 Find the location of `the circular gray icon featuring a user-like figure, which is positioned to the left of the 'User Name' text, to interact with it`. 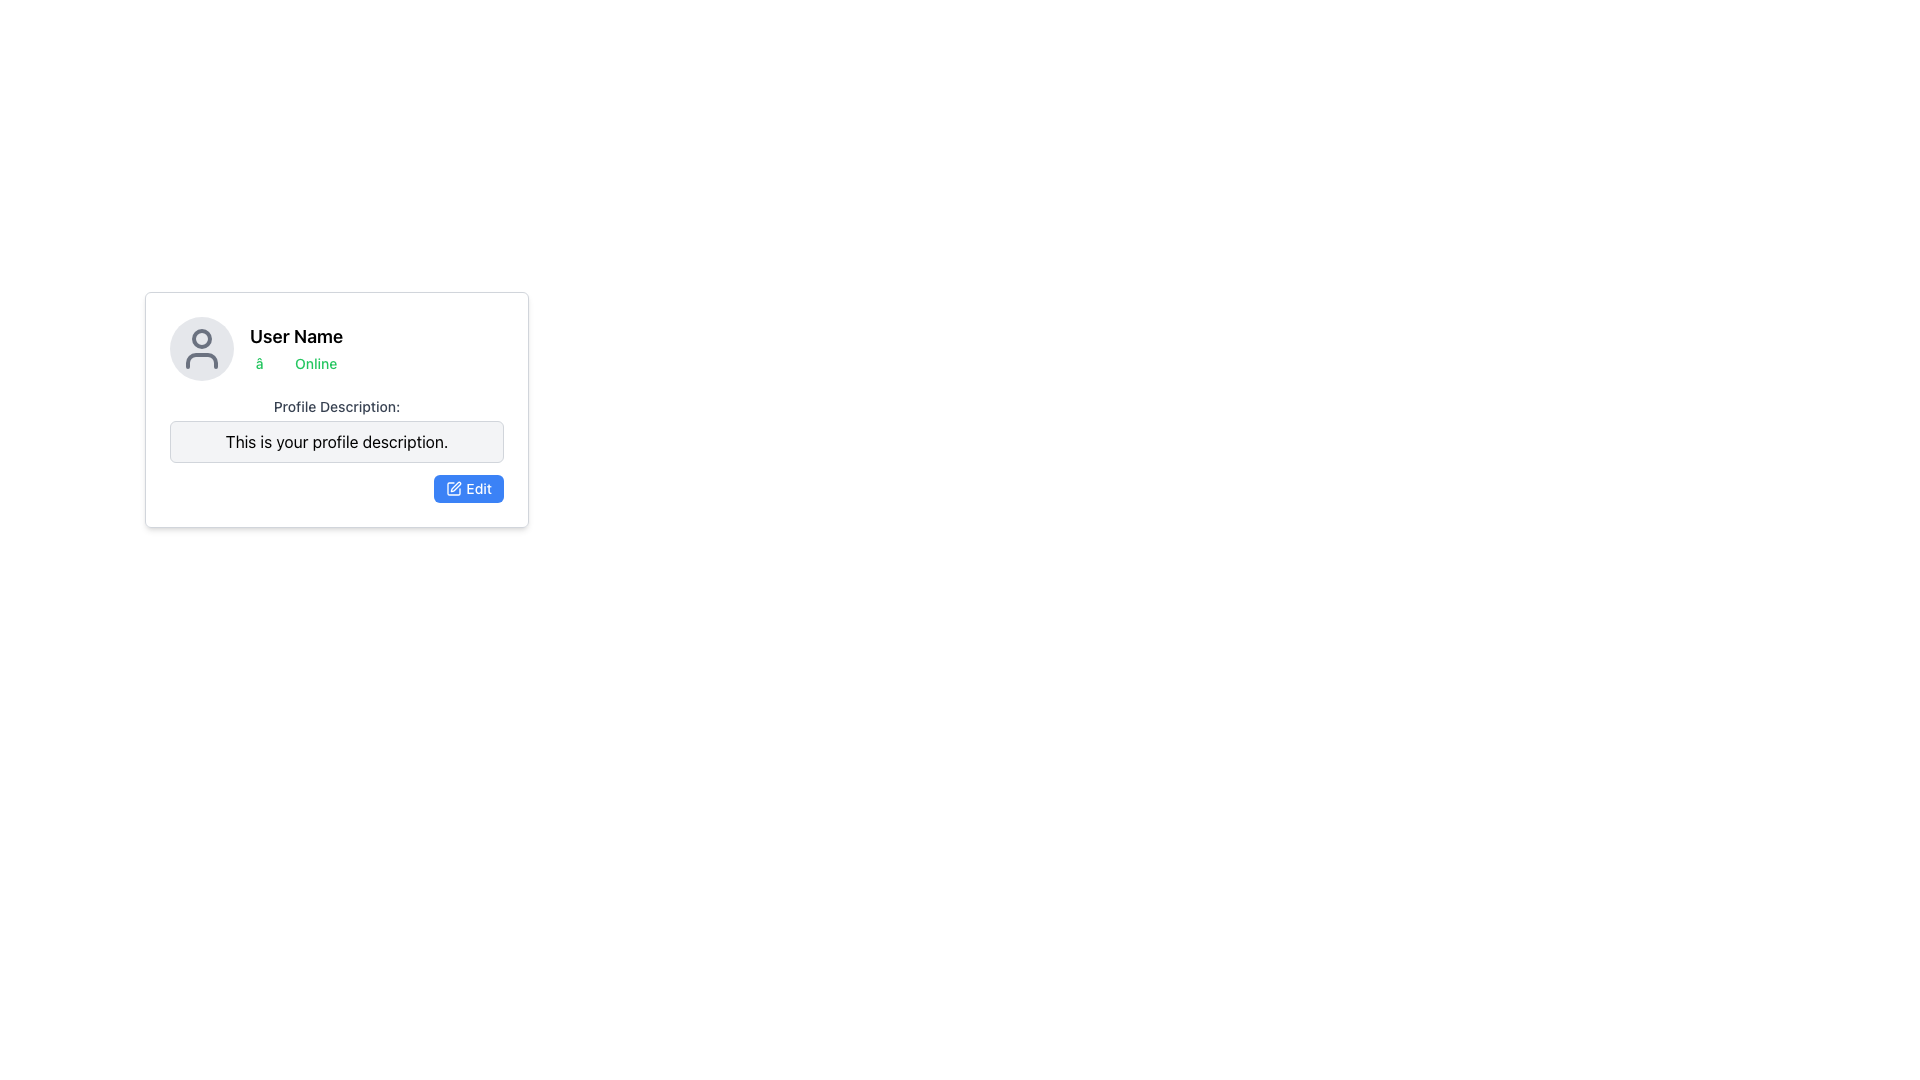

the circular gray icon featuring a user-like figure, which is positioned to the left of the 'User Name' text, to interact with it is located at coordinates (201, 347).